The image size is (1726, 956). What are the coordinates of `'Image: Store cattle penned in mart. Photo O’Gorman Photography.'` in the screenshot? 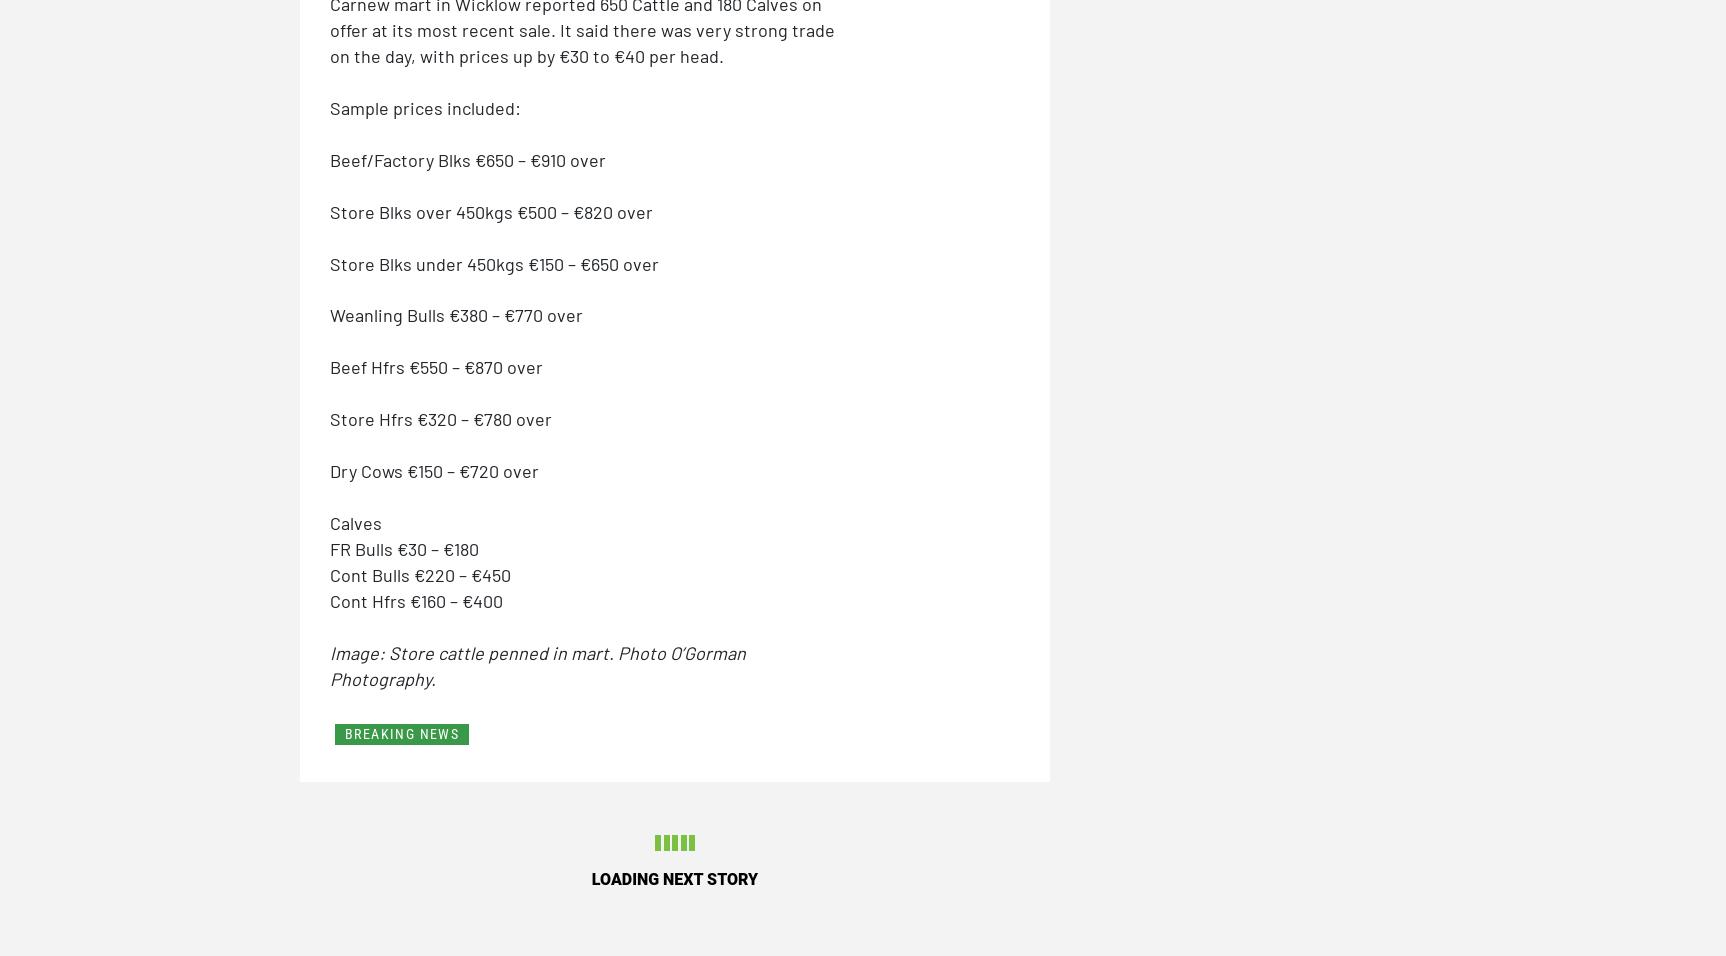 It's located at (537, 664).